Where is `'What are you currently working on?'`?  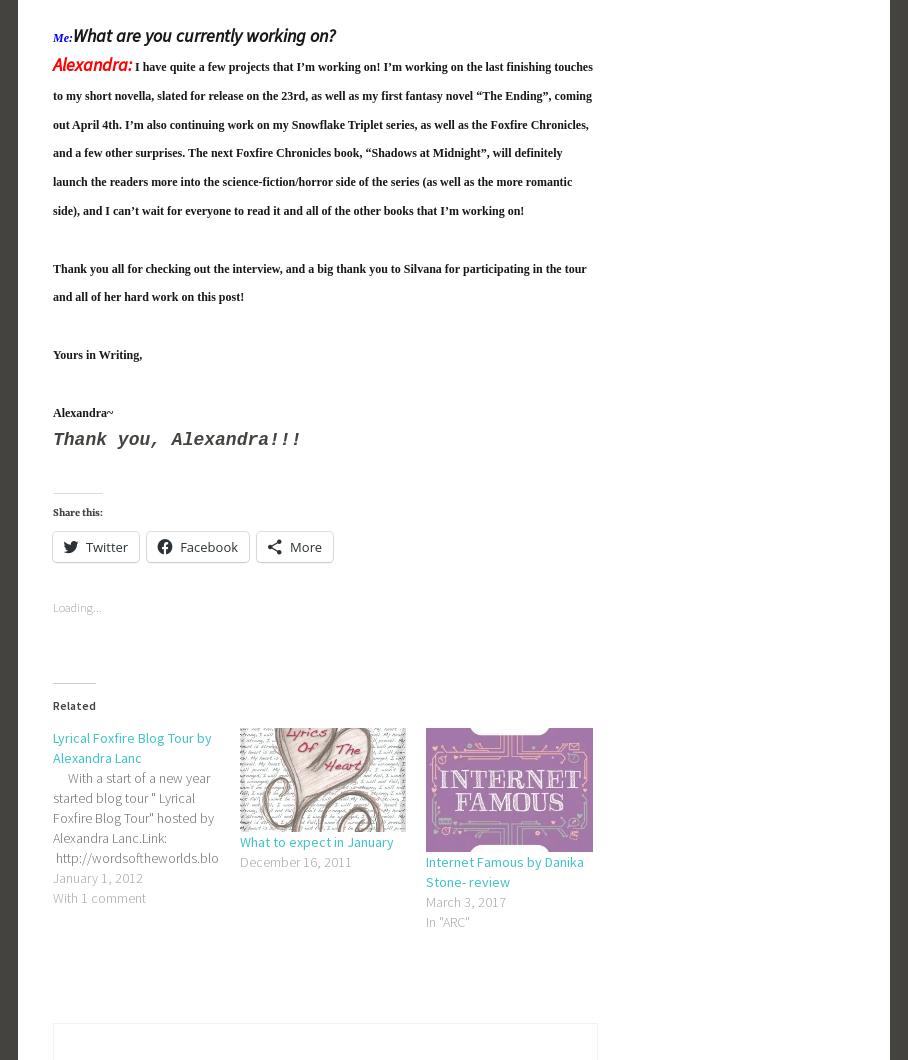
'What are you currently working on?' is located at coordinates (204, 35).